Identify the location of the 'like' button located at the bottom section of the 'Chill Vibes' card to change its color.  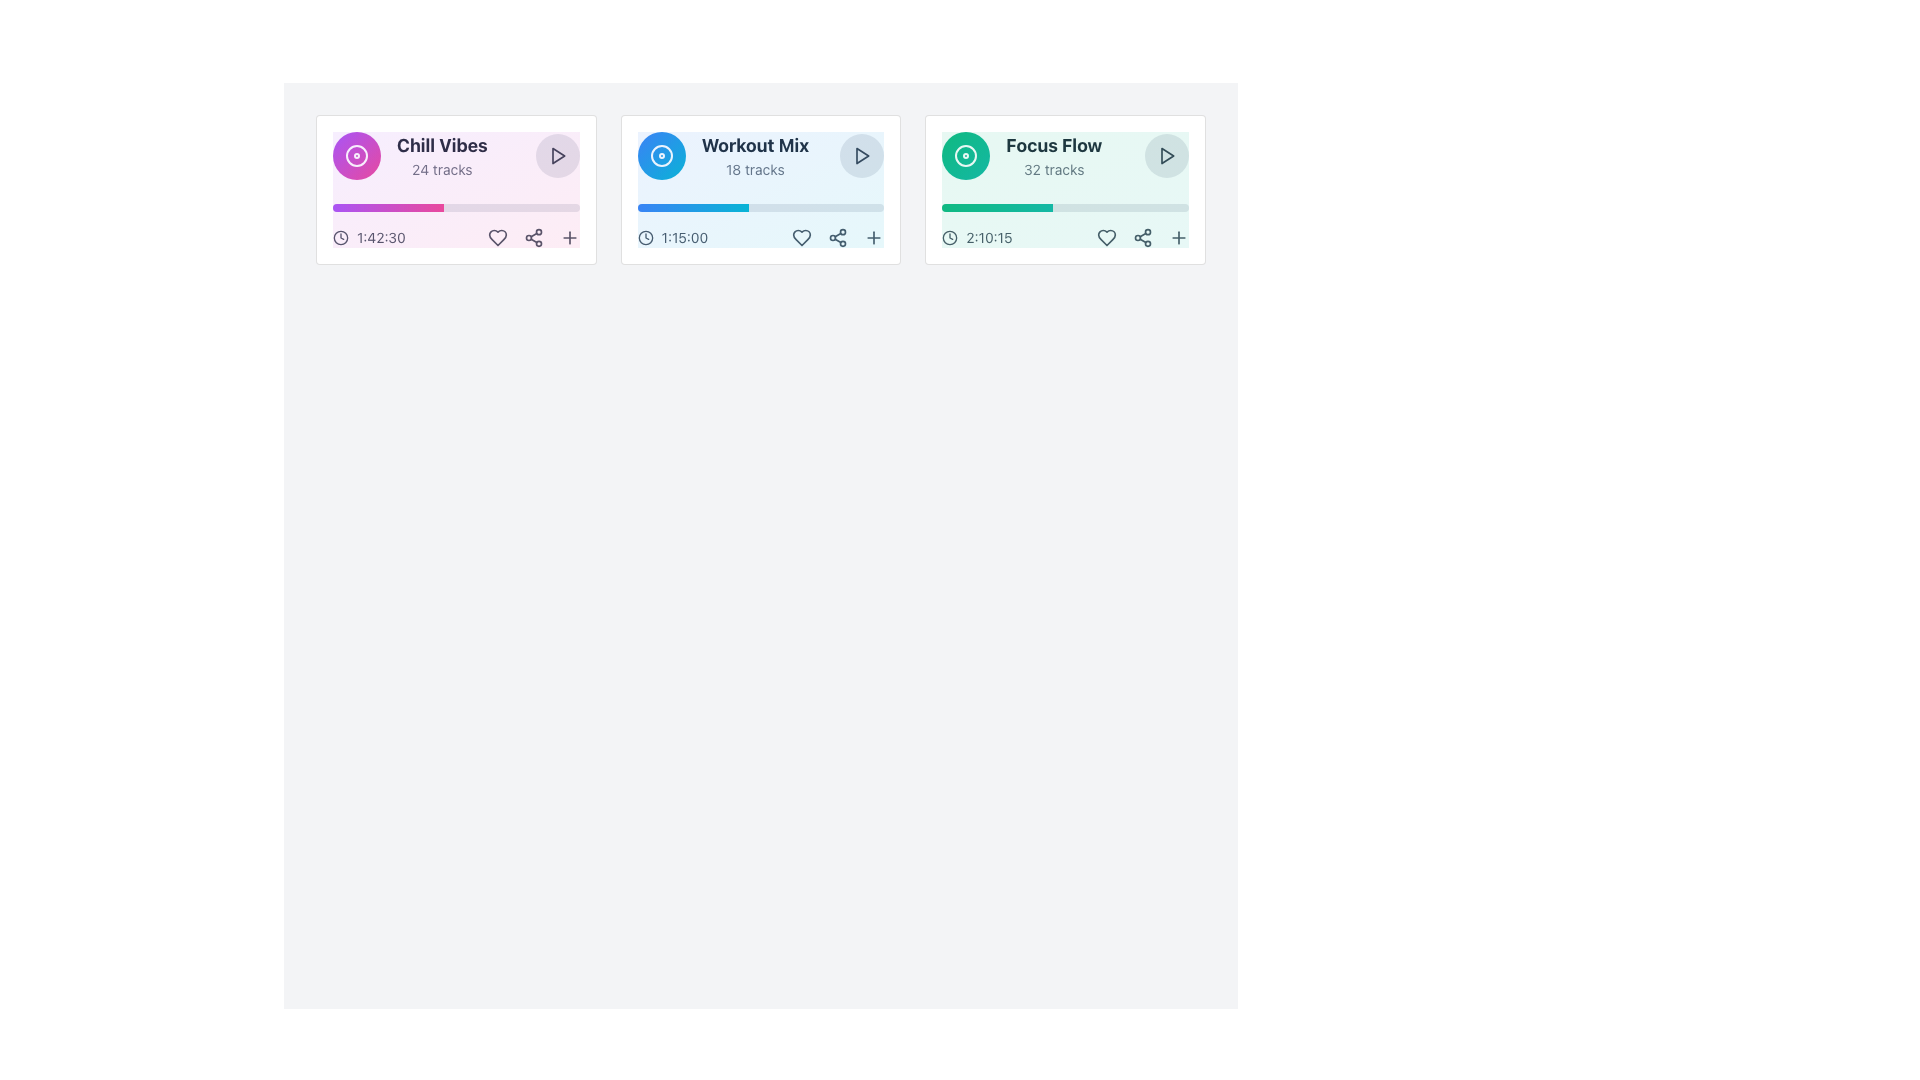
(497, 237).